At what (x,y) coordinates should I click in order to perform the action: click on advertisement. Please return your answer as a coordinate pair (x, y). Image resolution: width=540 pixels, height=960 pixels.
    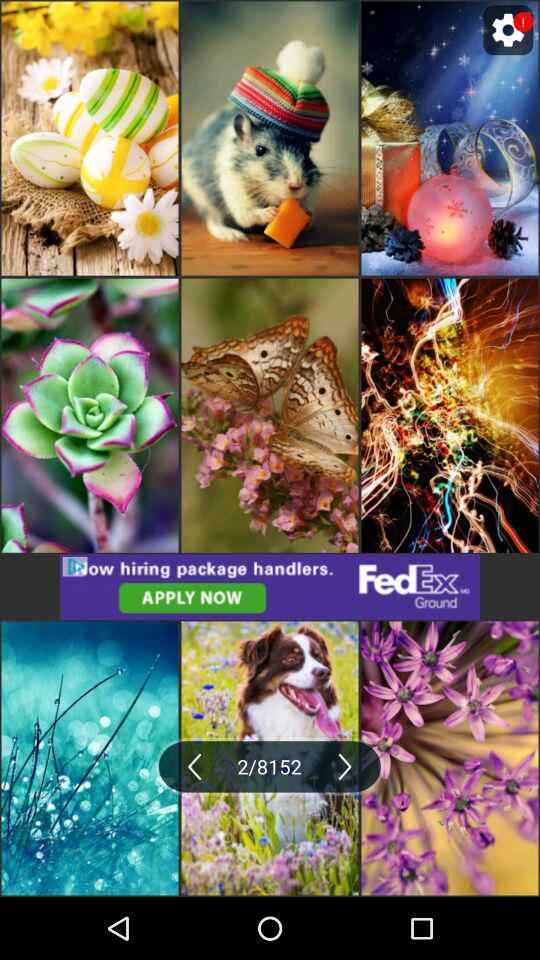
    Looking at the image, I should click on (270, 587).